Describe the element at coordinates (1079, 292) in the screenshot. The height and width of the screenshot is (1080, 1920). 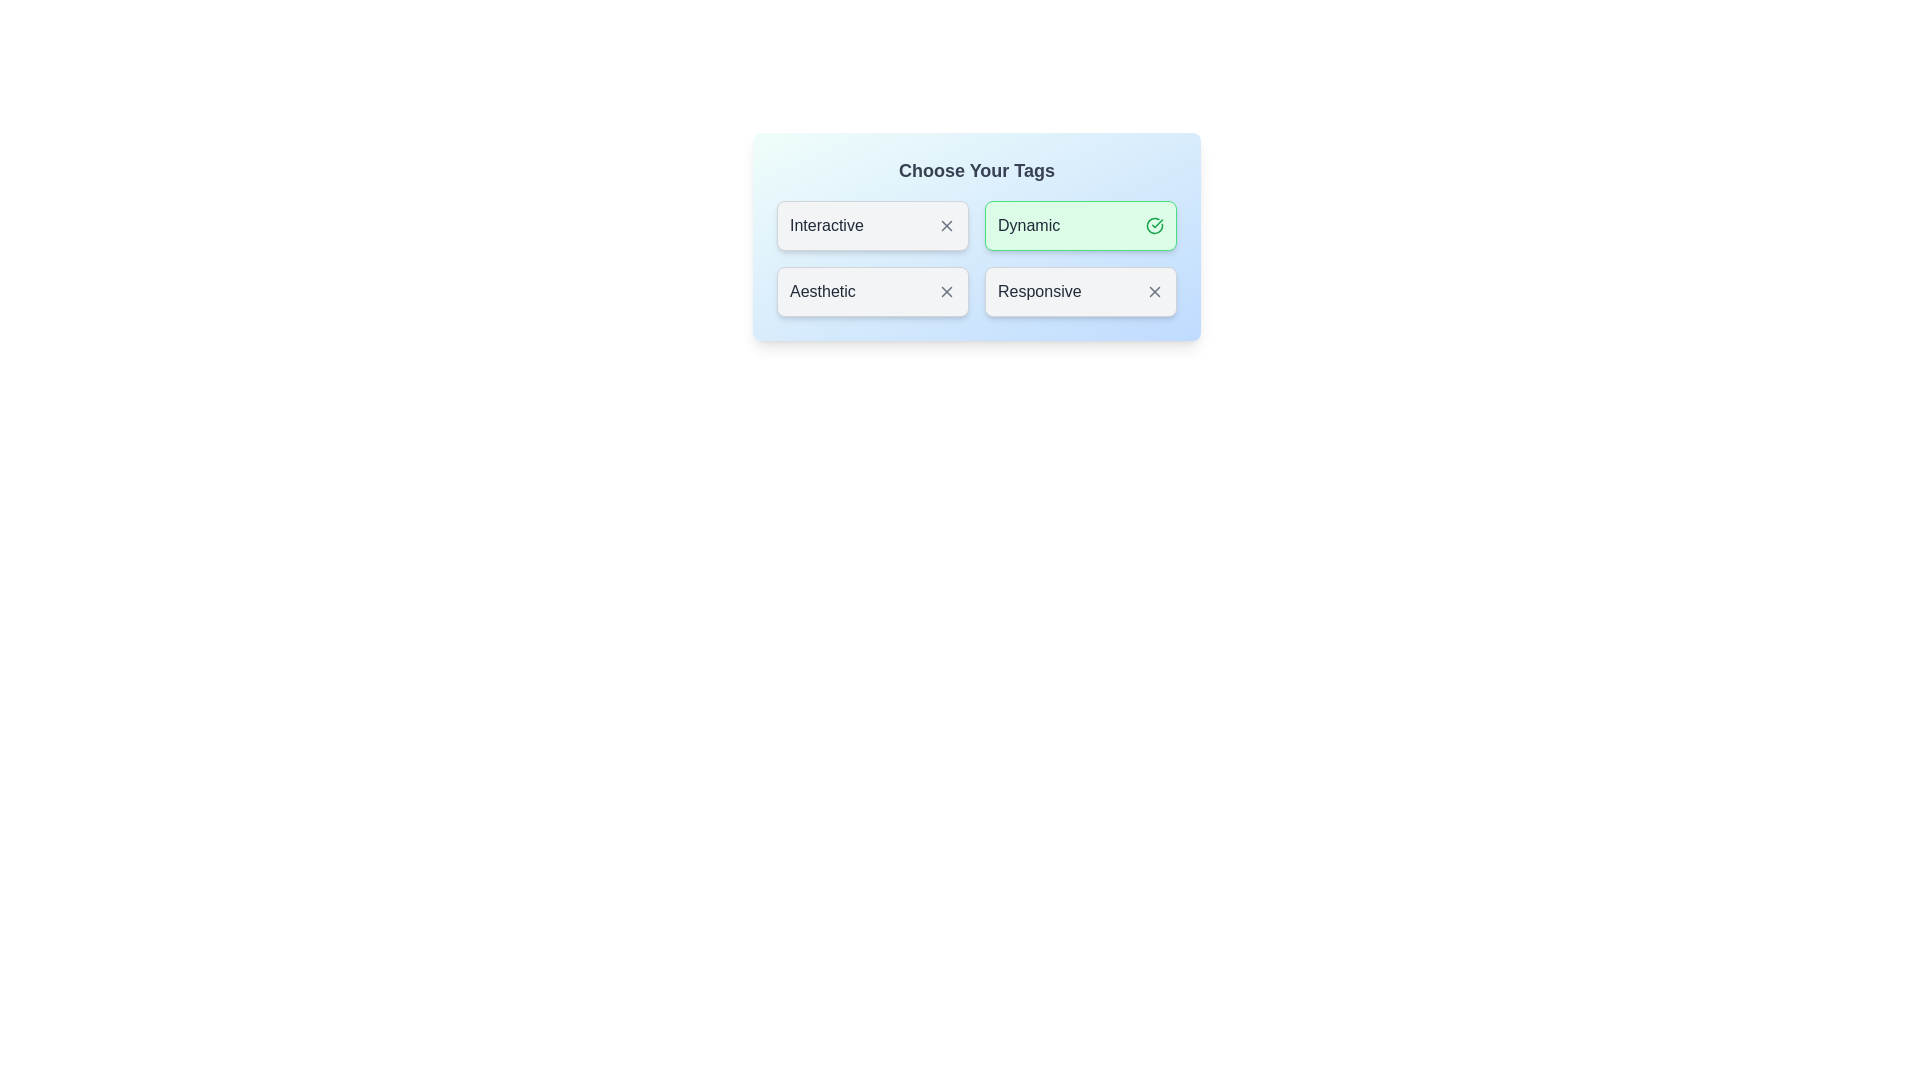
I see `the tag labeled Responsive` at that location.